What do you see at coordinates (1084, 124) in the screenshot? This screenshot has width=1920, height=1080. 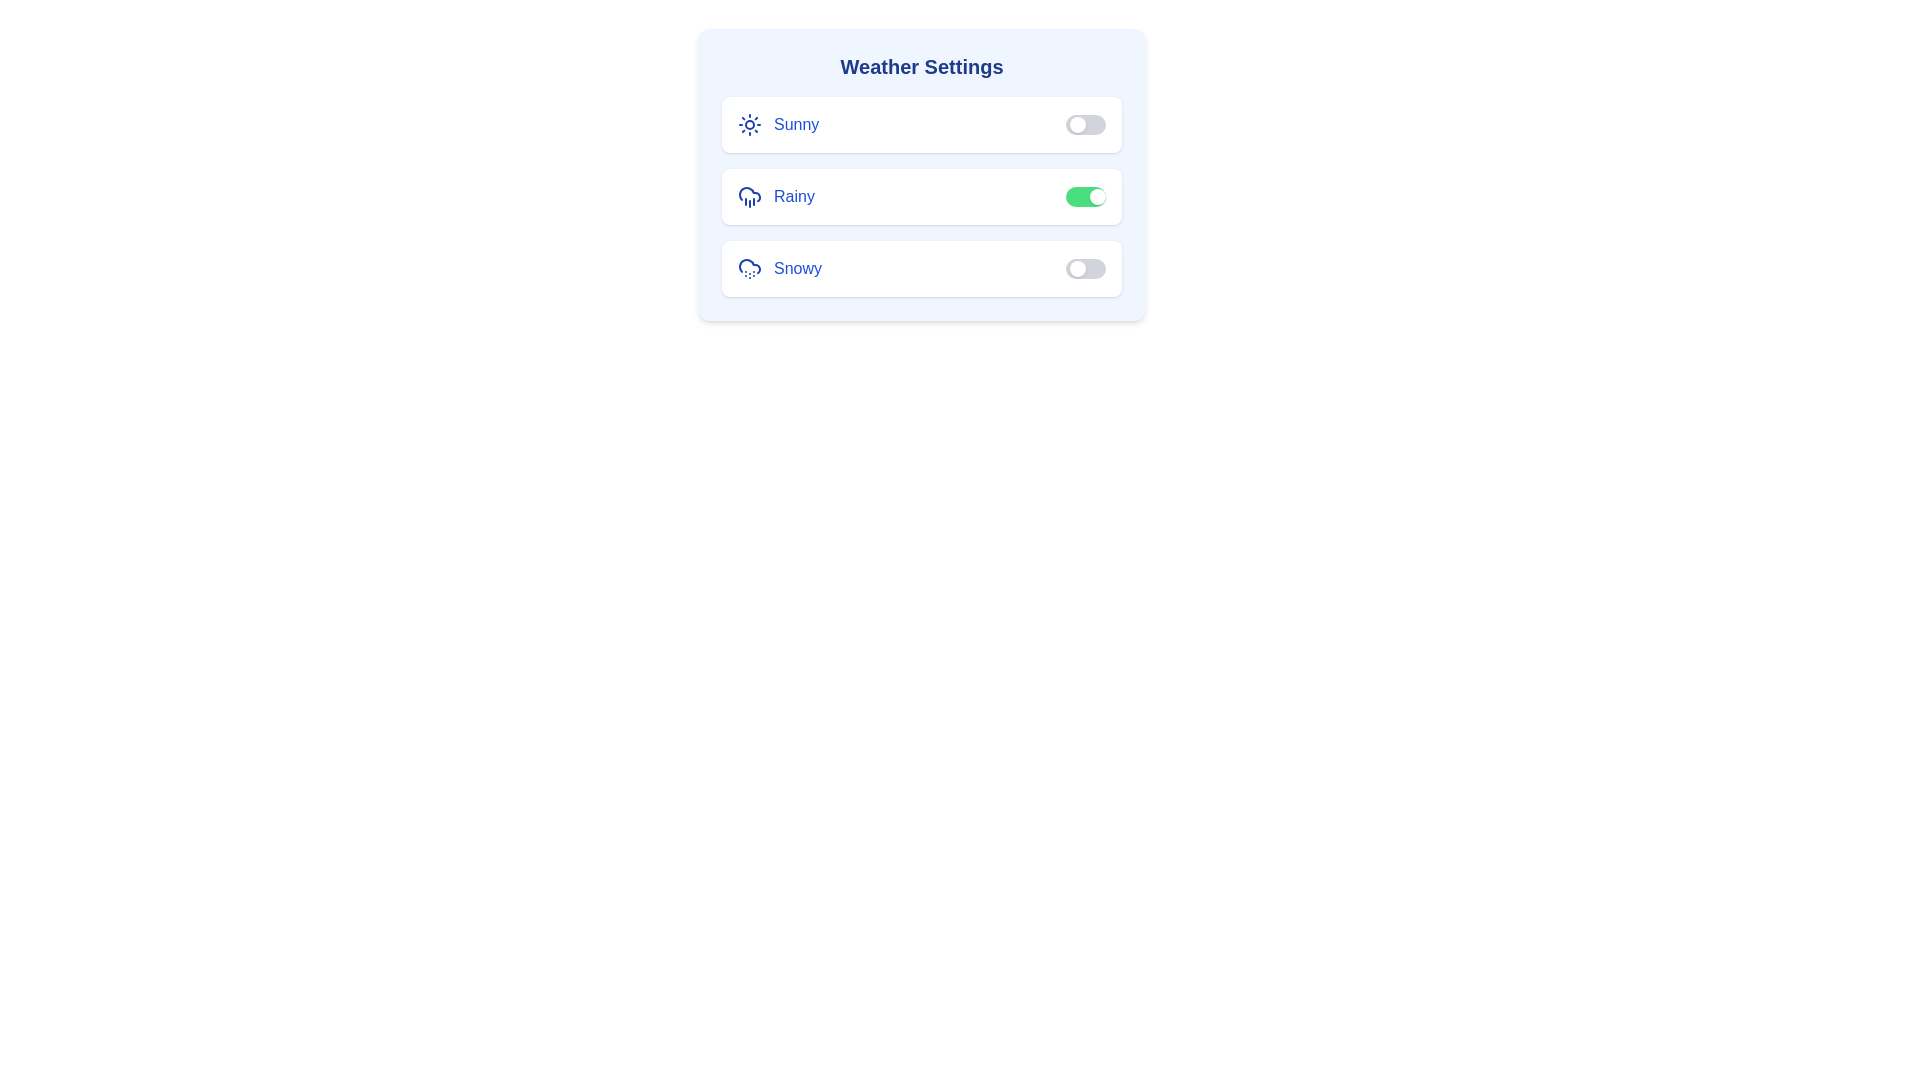 I see `the toggle switch located in the 'Weather Settings' section under the 'Sunny' label` at bounding box center [1084, 124].